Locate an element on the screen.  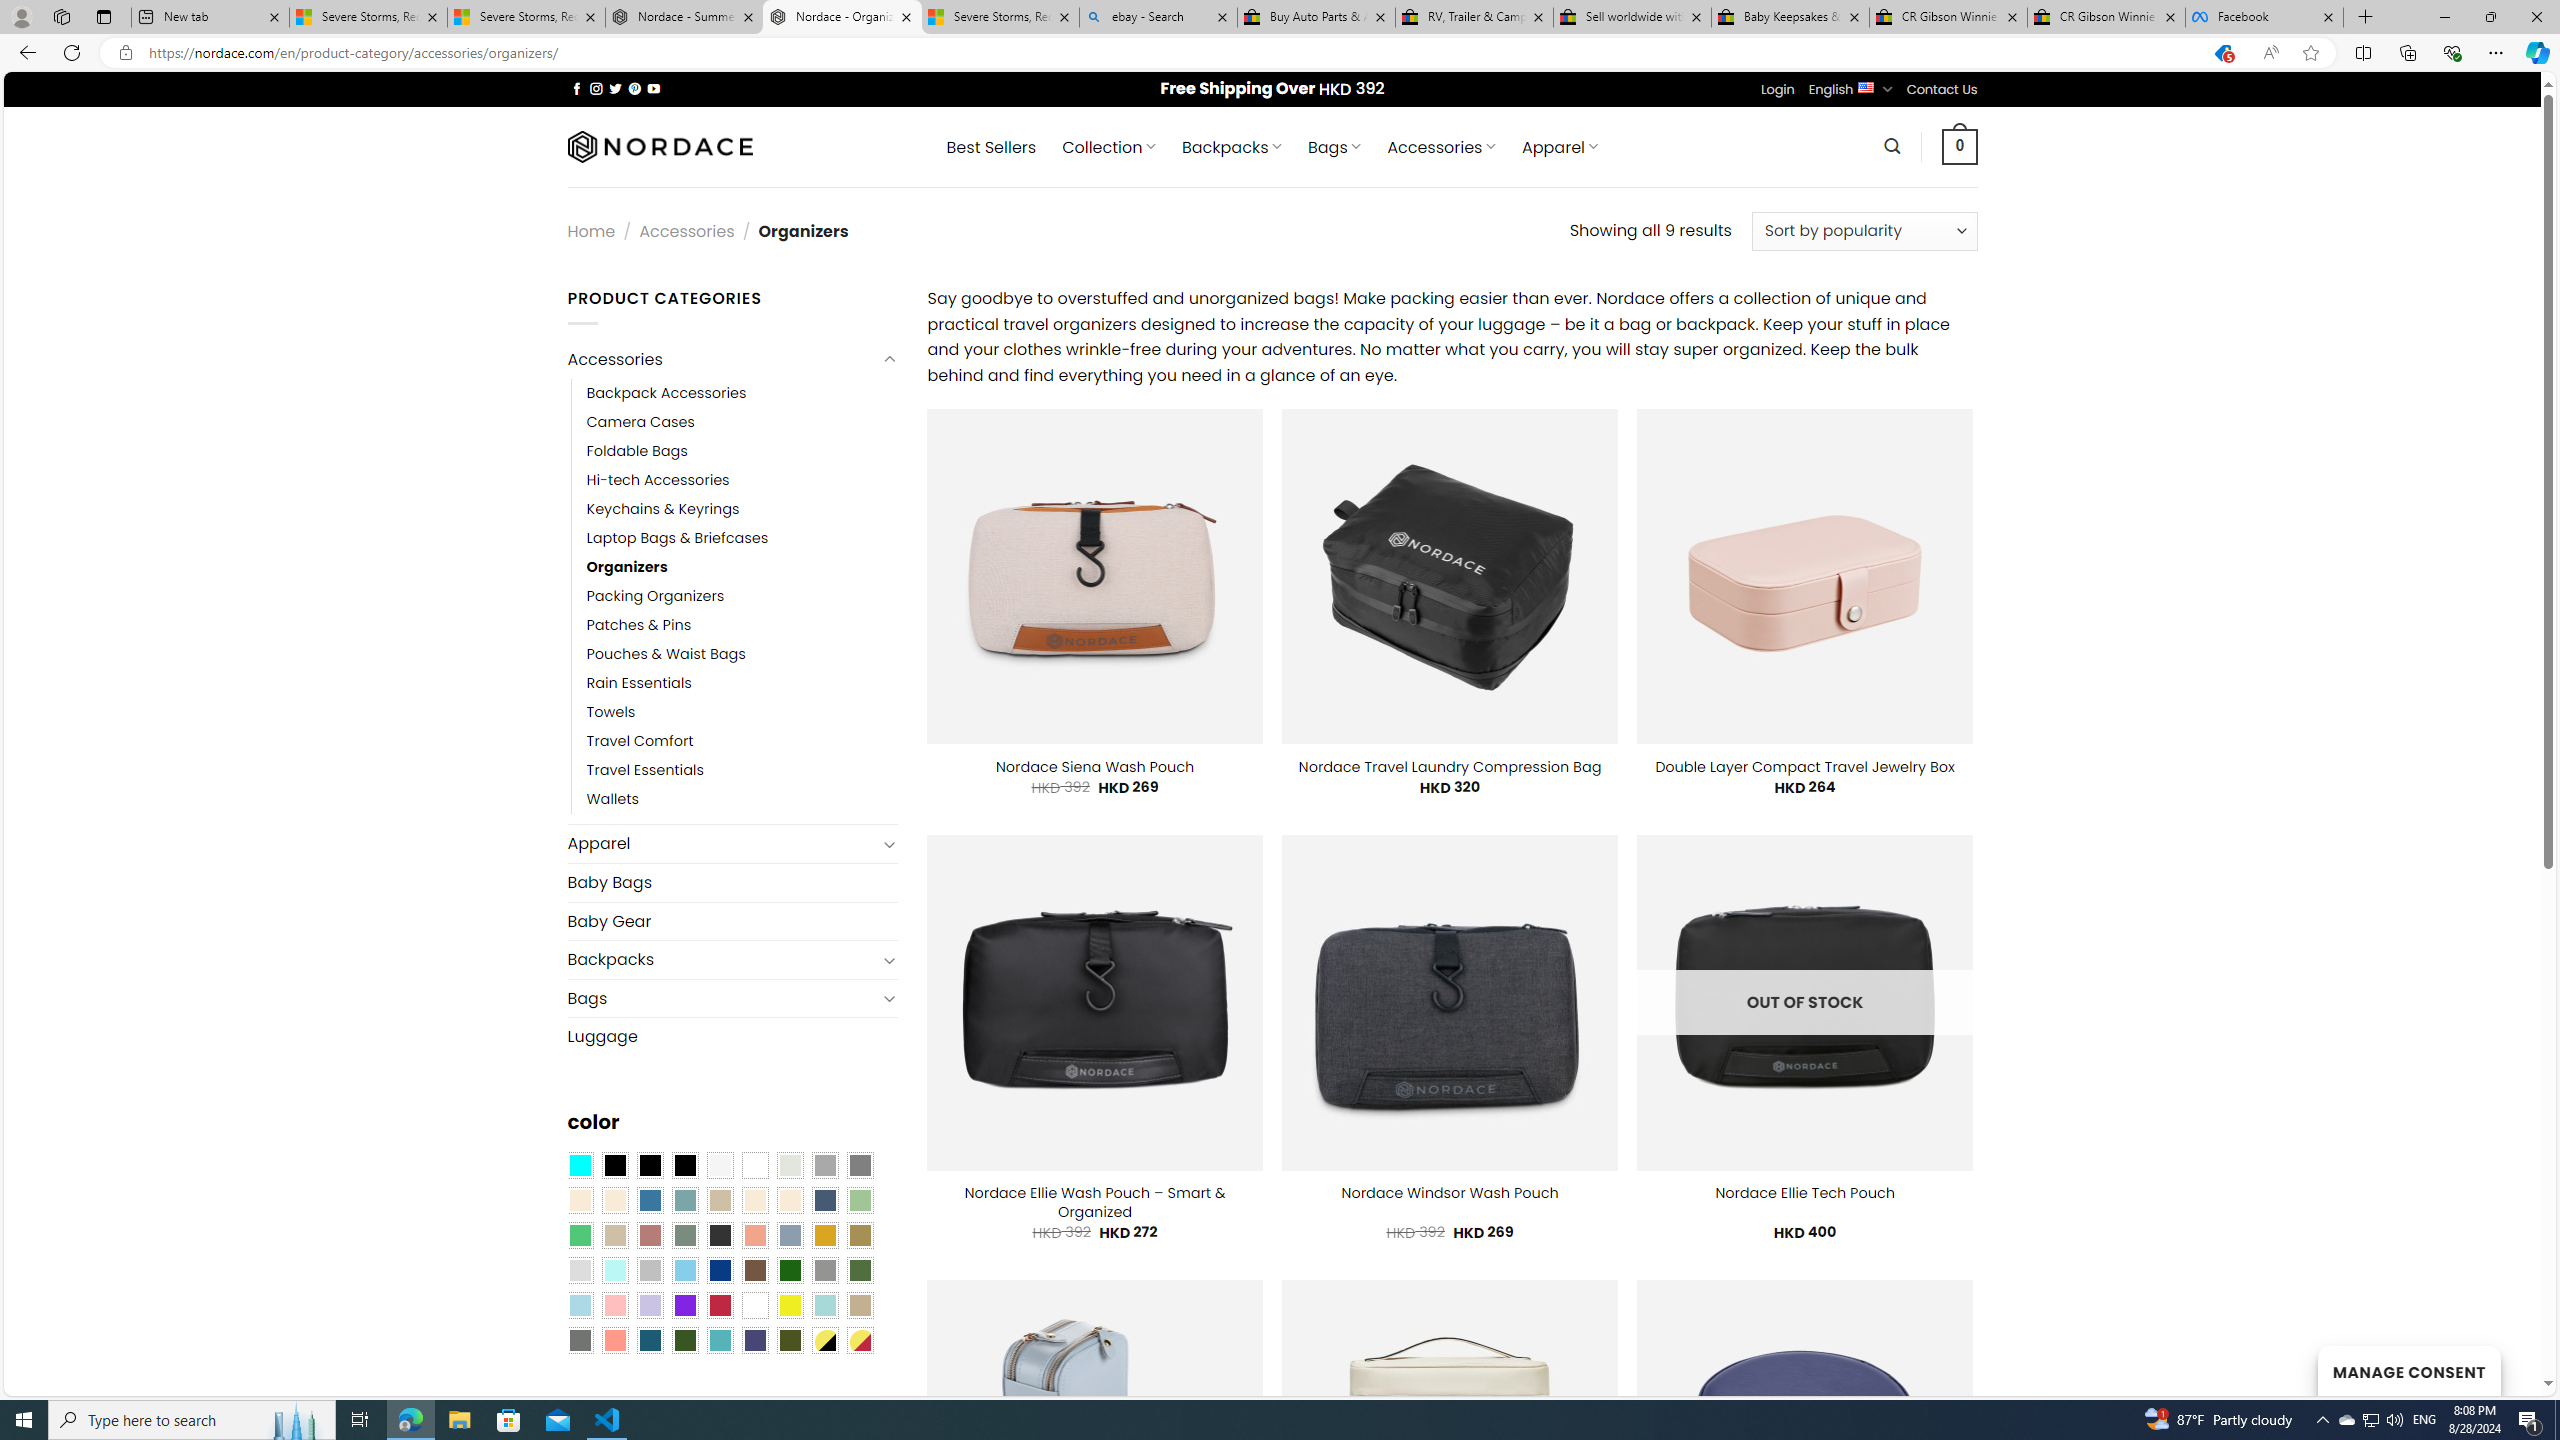
'Back' is located at coordinates (24, 51).